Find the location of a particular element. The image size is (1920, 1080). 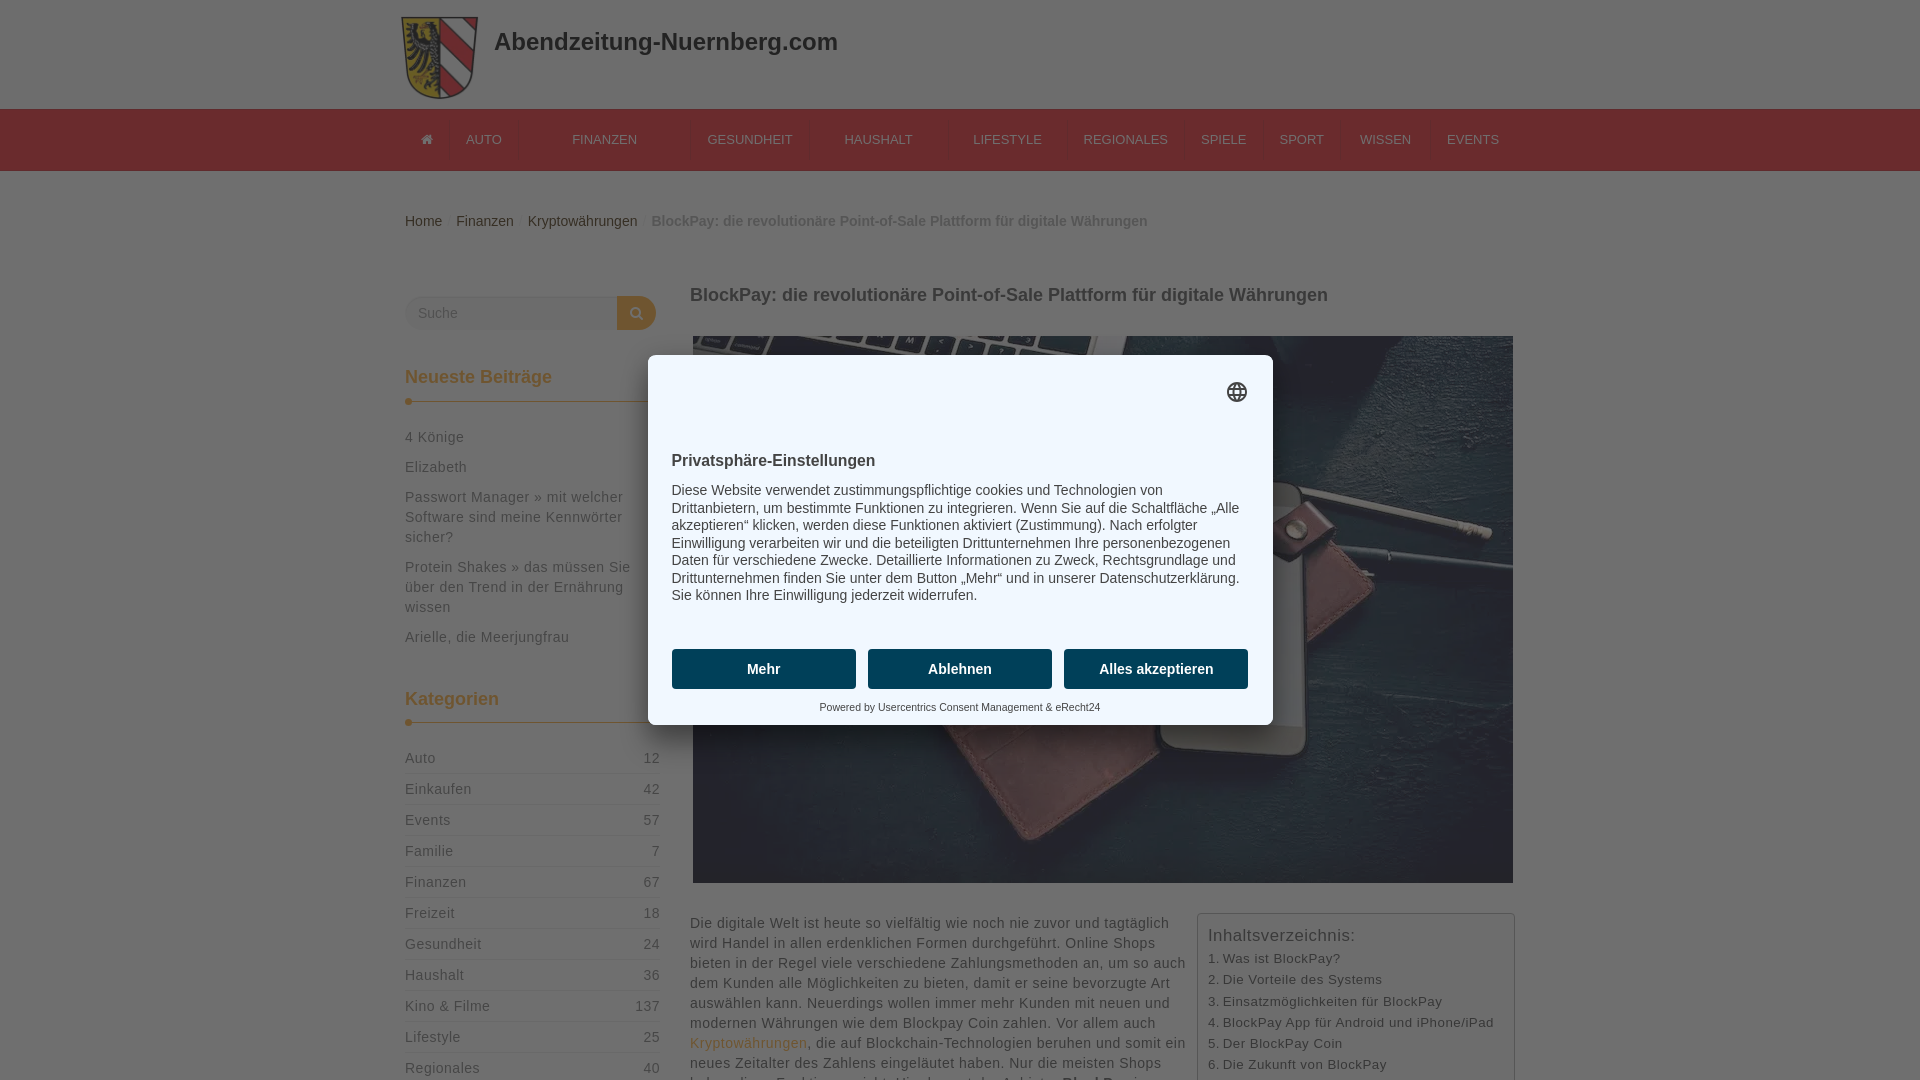

'Events is located at coordinates (403, 820).